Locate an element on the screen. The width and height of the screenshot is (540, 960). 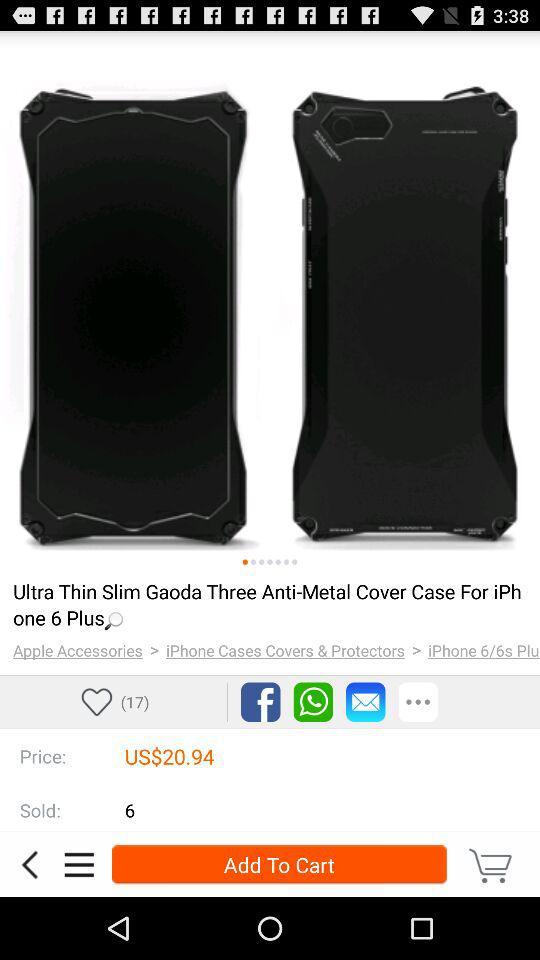
go back is located at coordinates (28, 863).